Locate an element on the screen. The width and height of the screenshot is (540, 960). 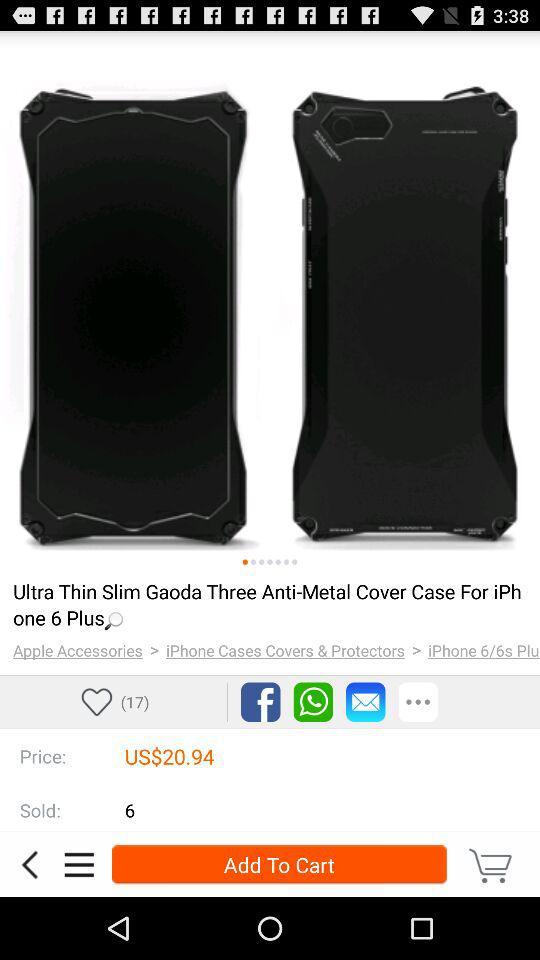
go back is located at coordinates (28, 863).